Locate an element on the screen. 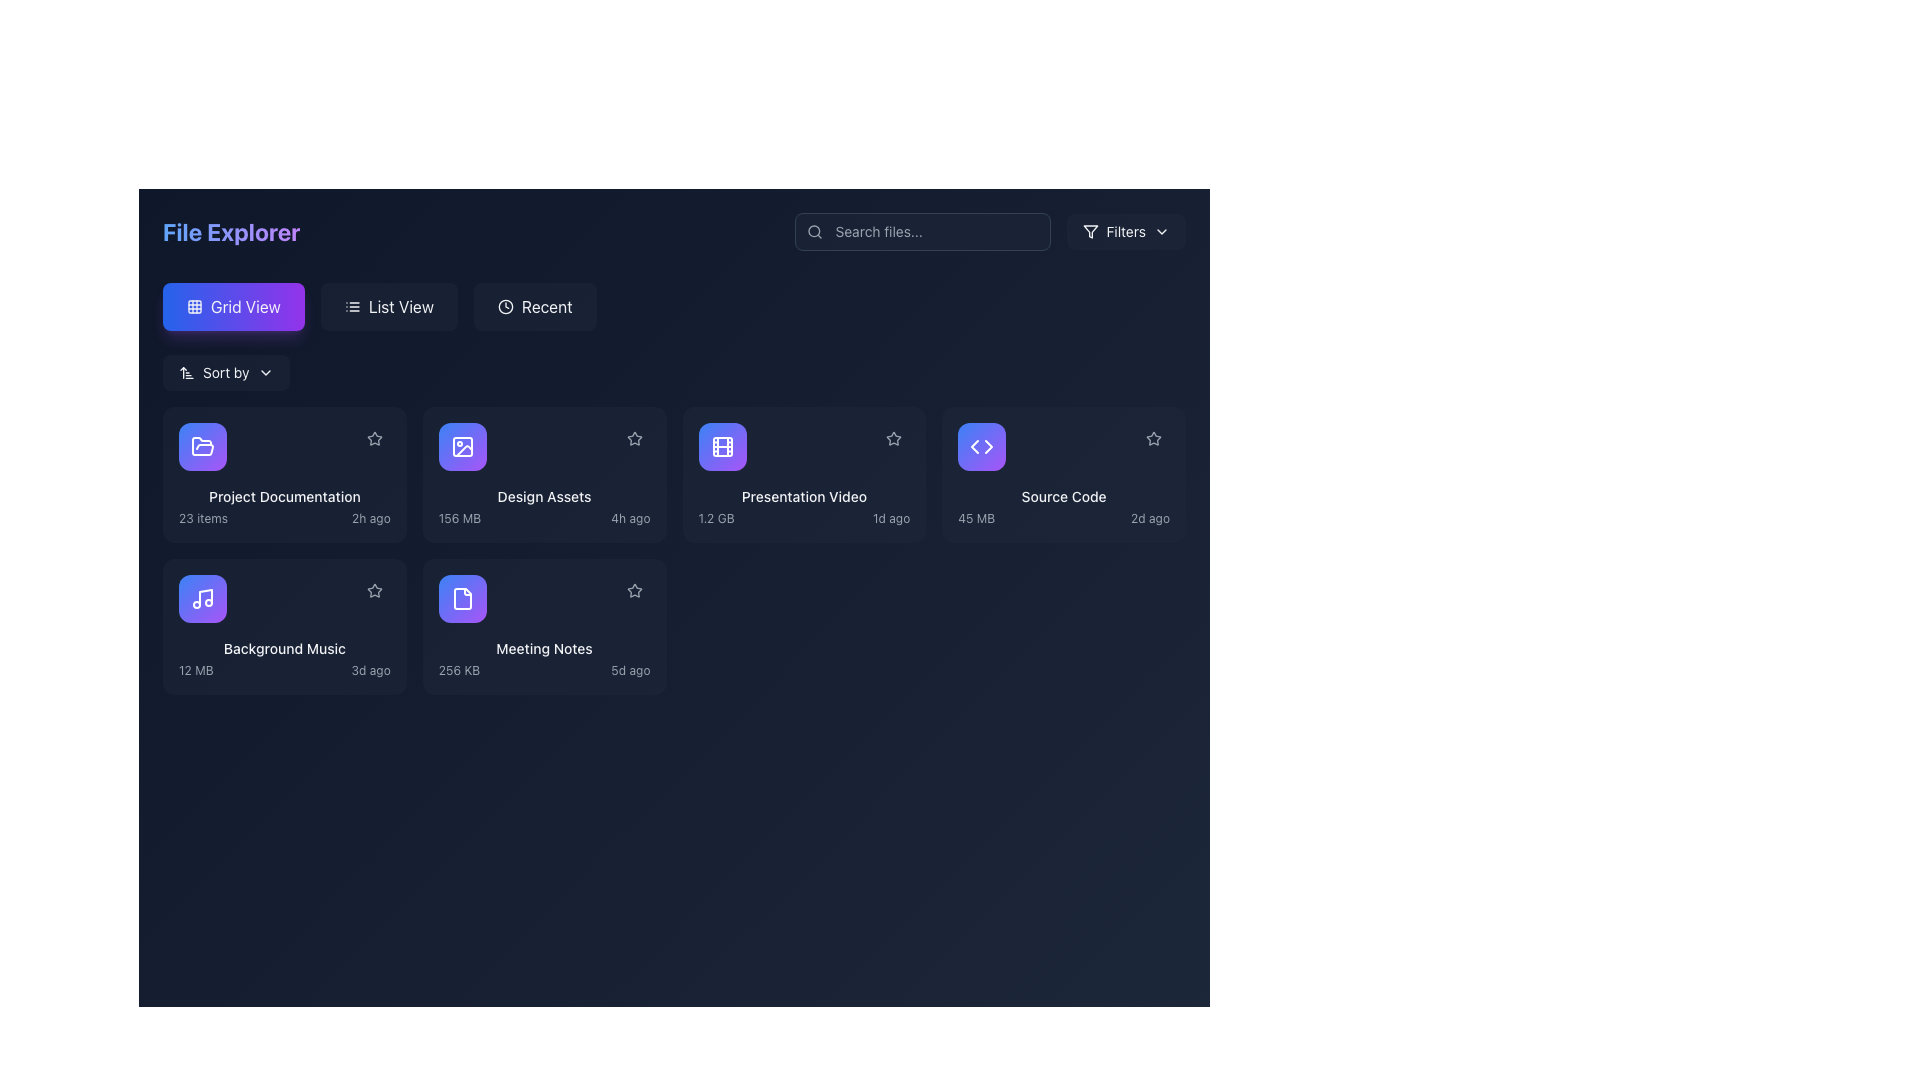 The width and height of the screenshot is (1920, 1080). the favorite button located in the top-right corner of the first card, adjacent to the 'Project Documentation' text, to observe the hover effect is located at coordinates (374, 438).